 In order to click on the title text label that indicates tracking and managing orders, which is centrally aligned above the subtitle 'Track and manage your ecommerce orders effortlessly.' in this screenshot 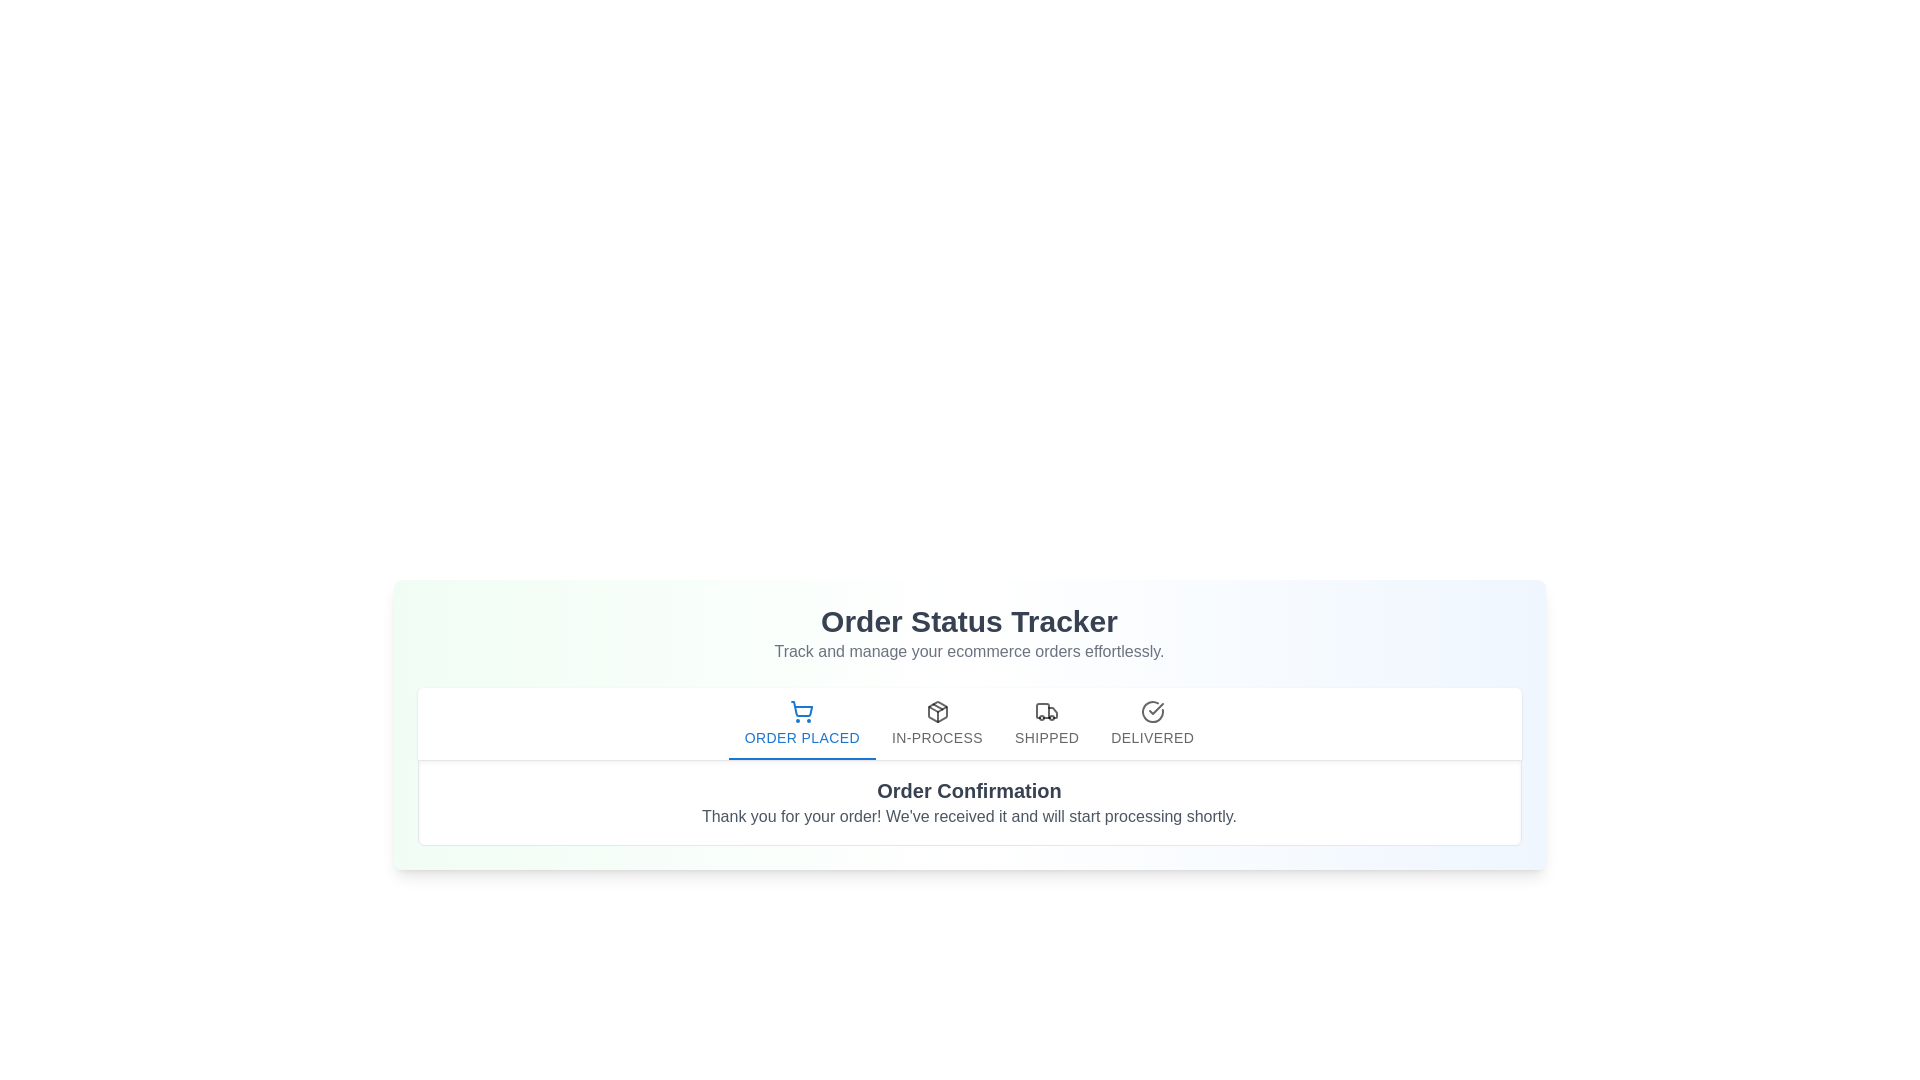, I will do `click(969, 620)`.